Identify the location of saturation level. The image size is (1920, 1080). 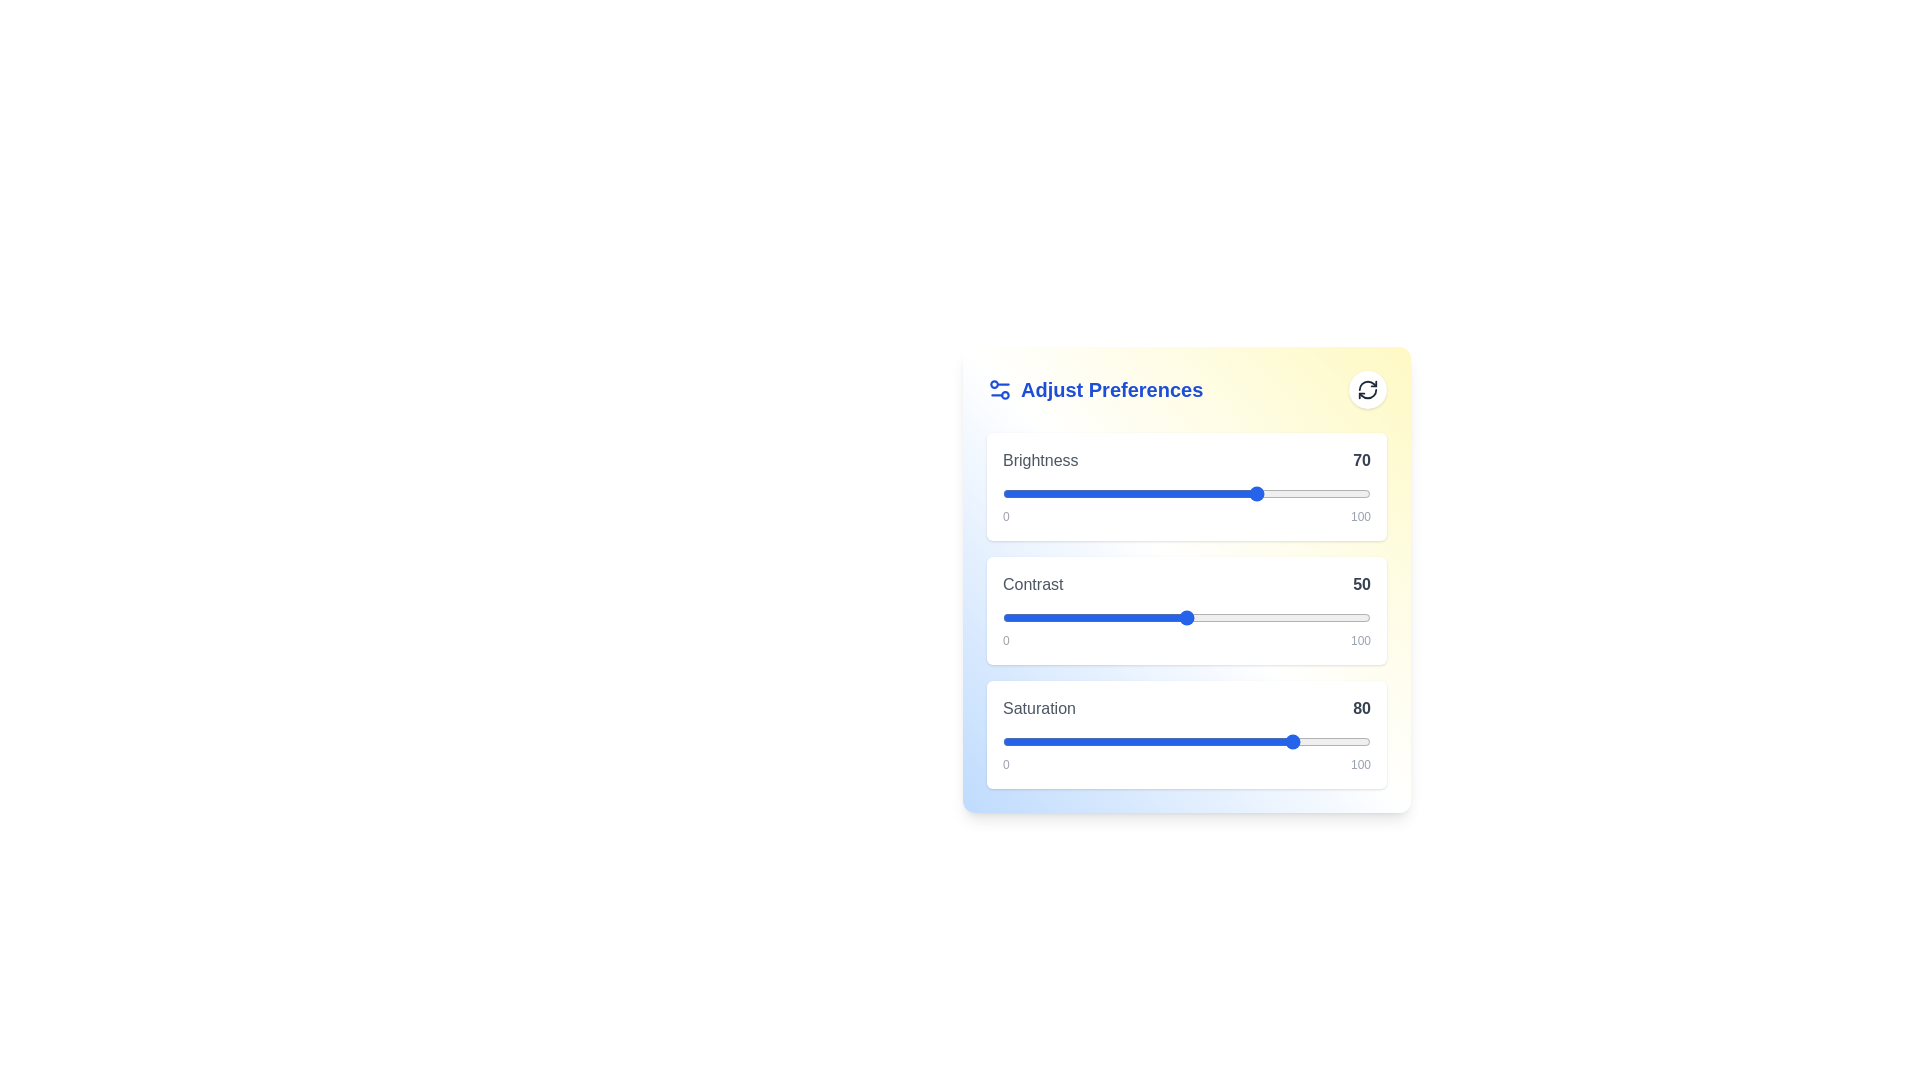
(1337, 741).